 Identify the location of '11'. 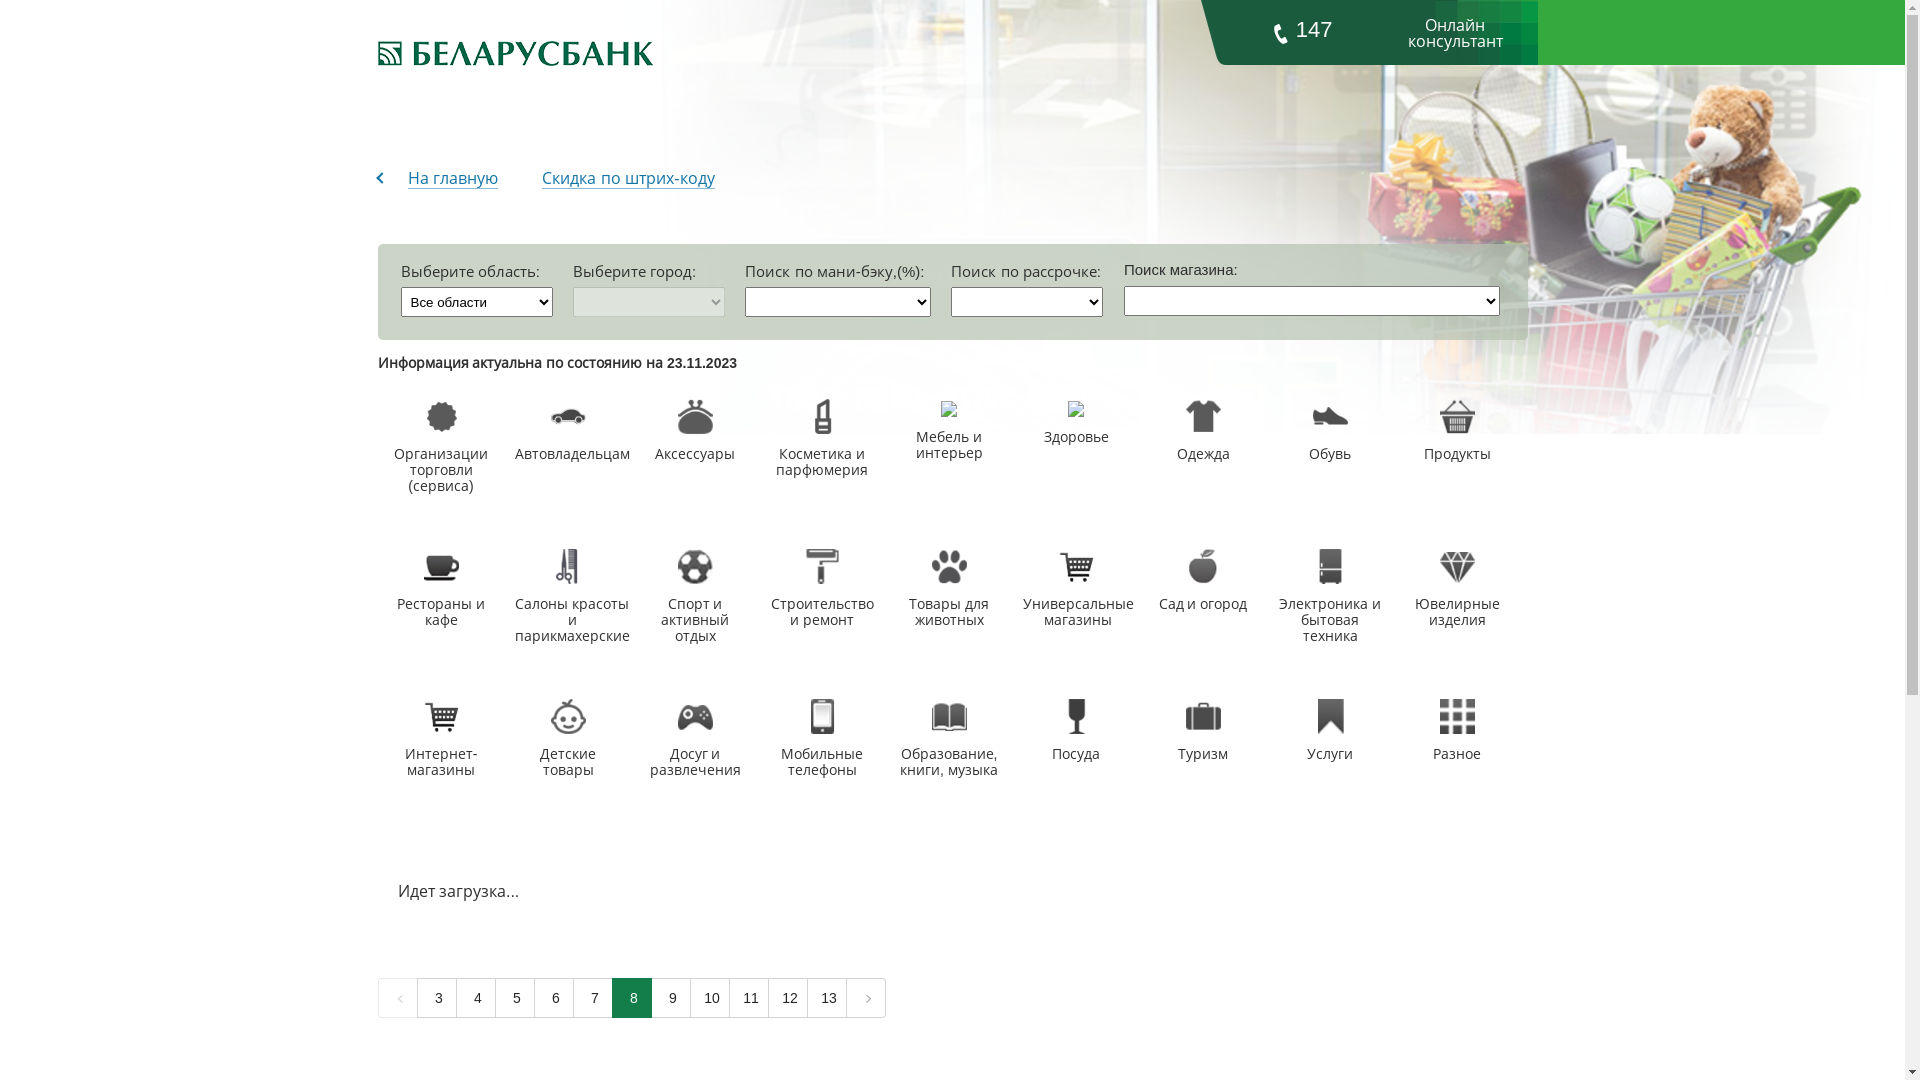
(747, 998).